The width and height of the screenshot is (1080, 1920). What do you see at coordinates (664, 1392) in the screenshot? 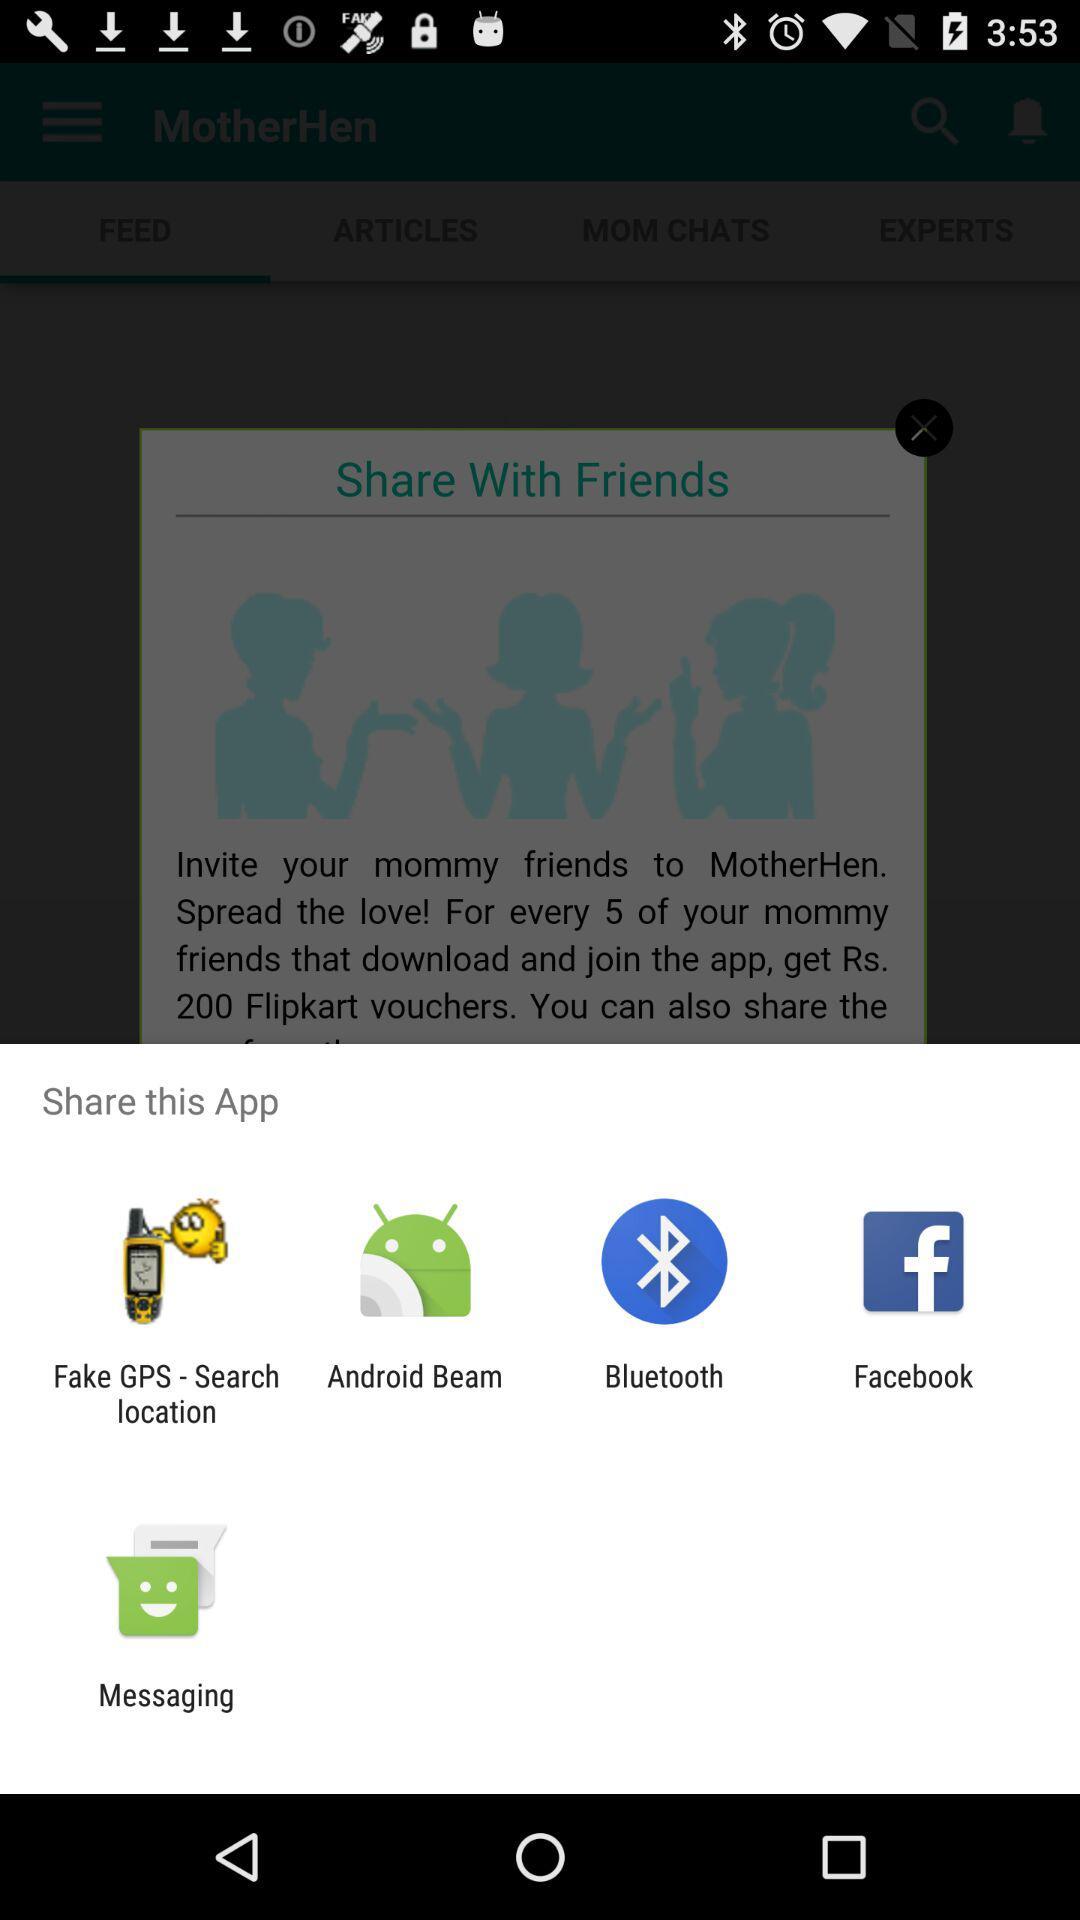
I see `app to the left of the facebook icon` at bounding box center [664, 1392].